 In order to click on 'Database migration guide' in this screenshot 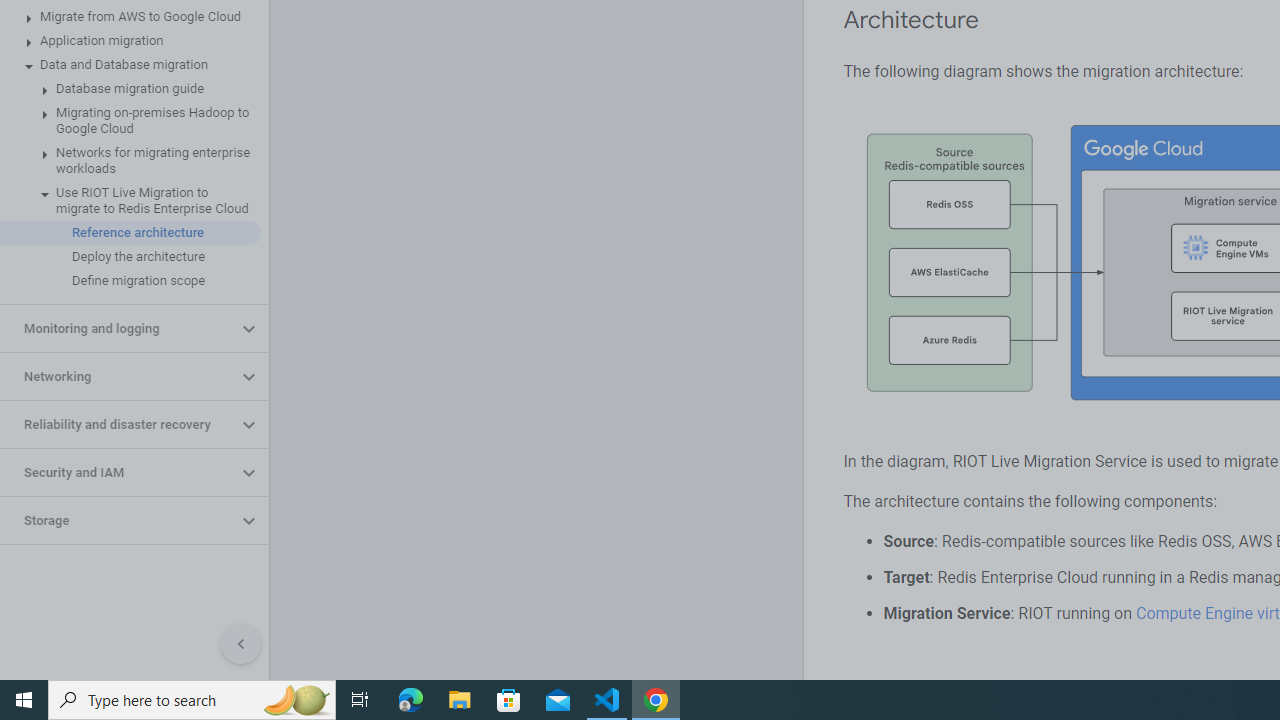, I will do `click(129, 87)`.